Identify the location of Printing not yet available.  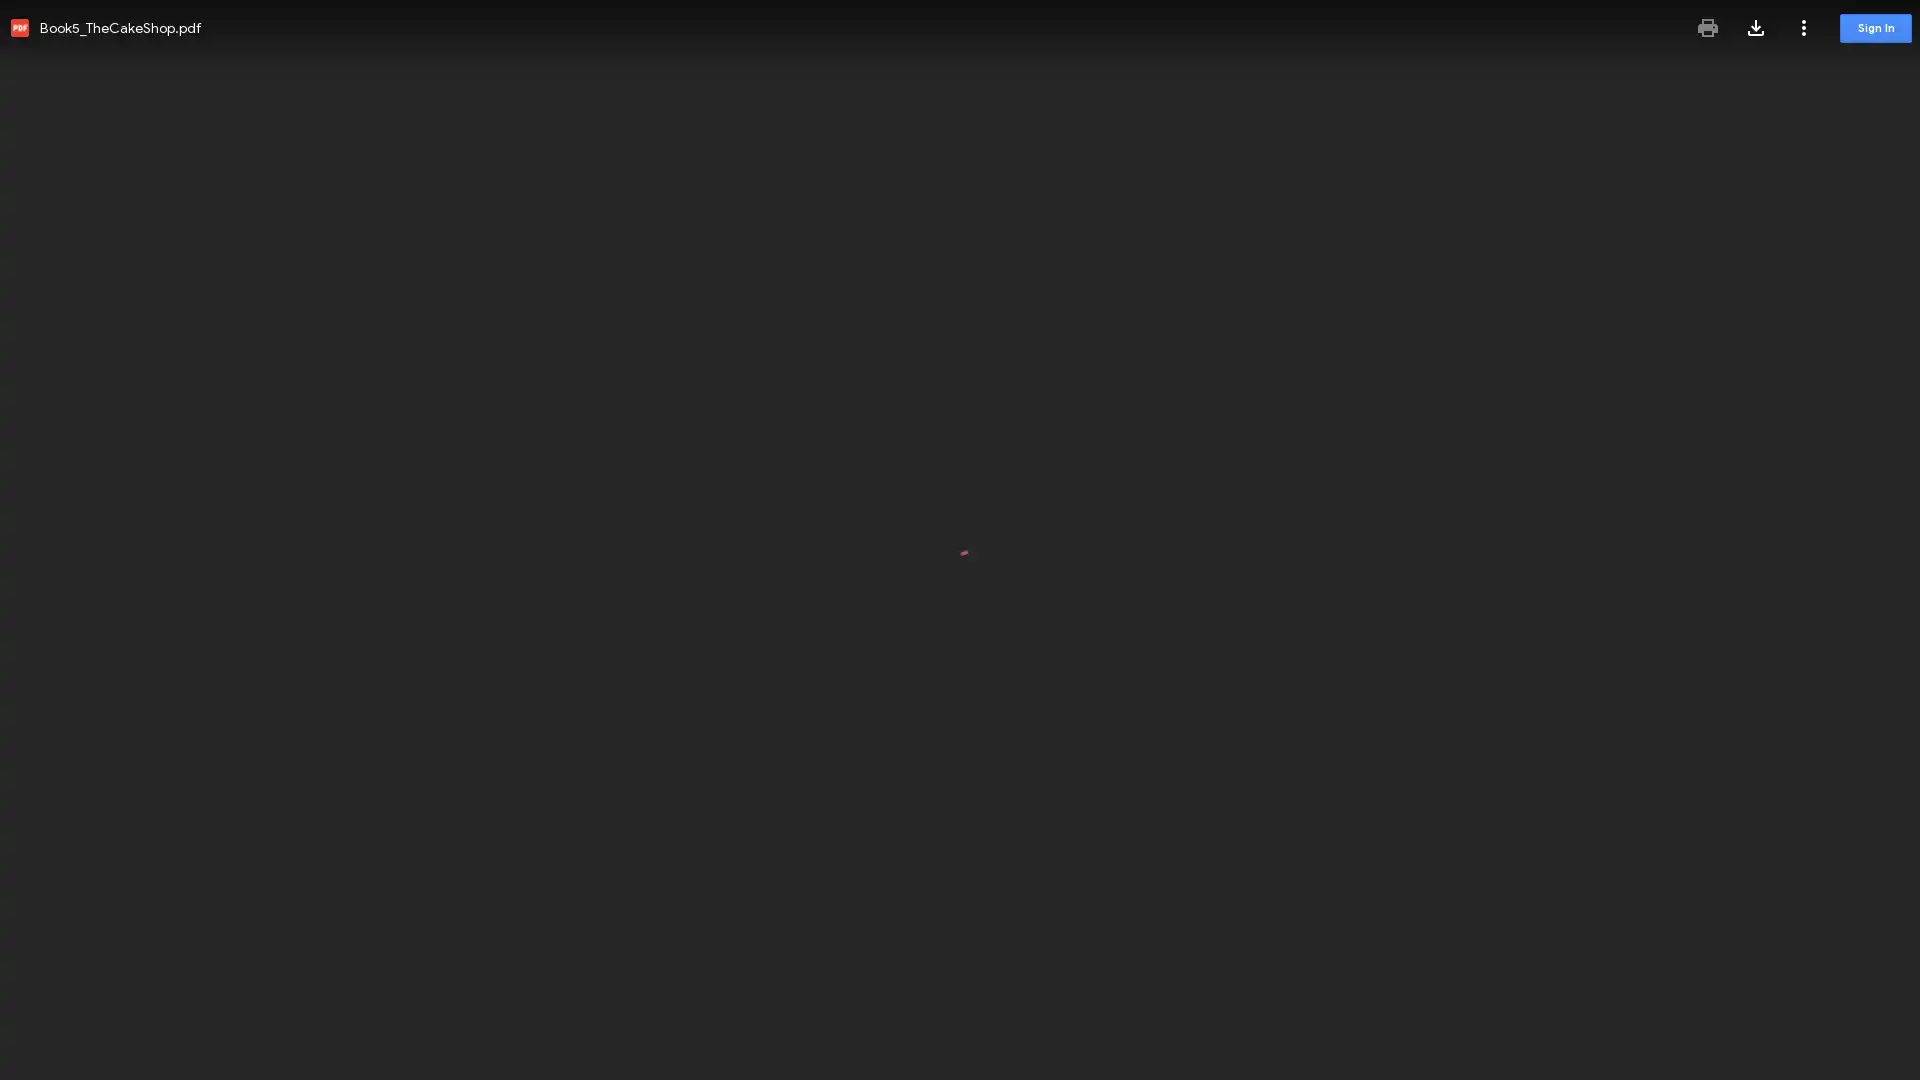
(1707, 27).